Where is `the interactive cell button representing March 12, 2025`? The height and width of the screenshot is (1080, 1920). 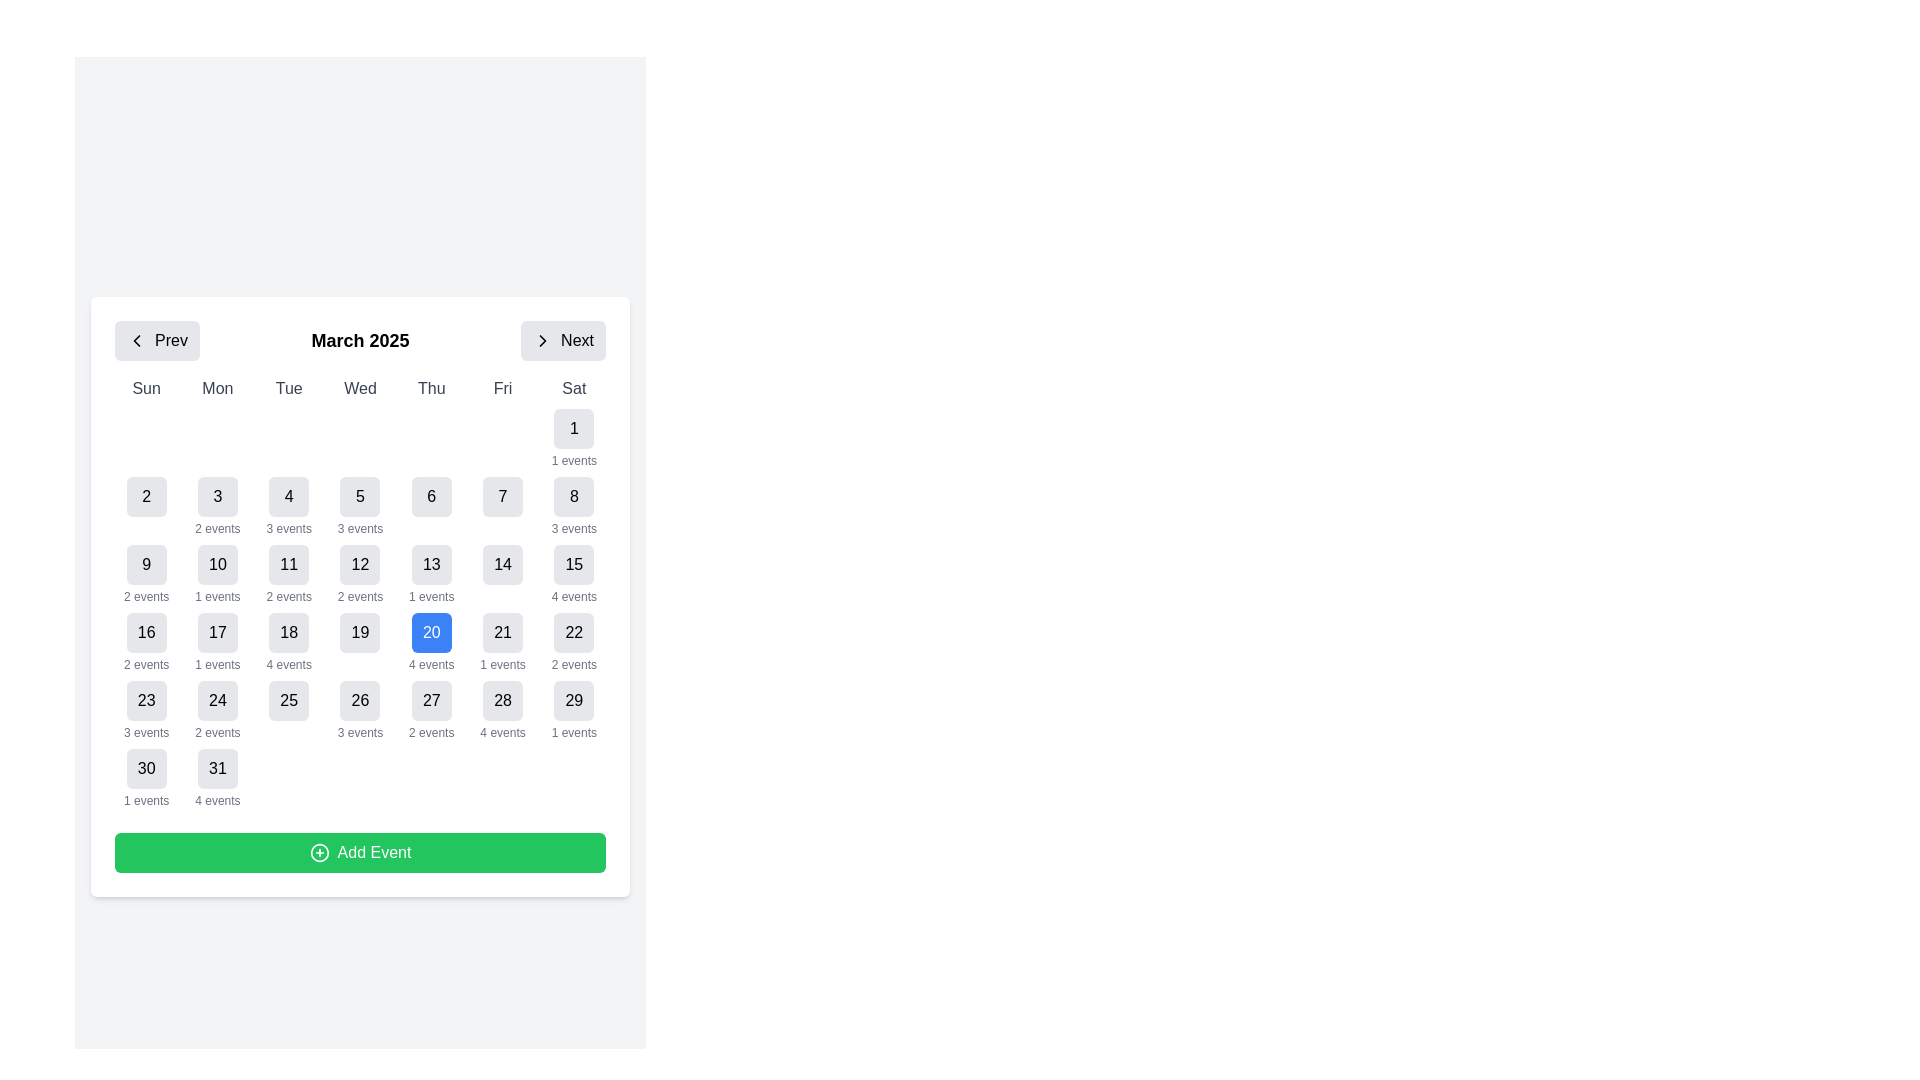 the interactive cell button representing March 12, 2025 is located at coordinates (360, 564).